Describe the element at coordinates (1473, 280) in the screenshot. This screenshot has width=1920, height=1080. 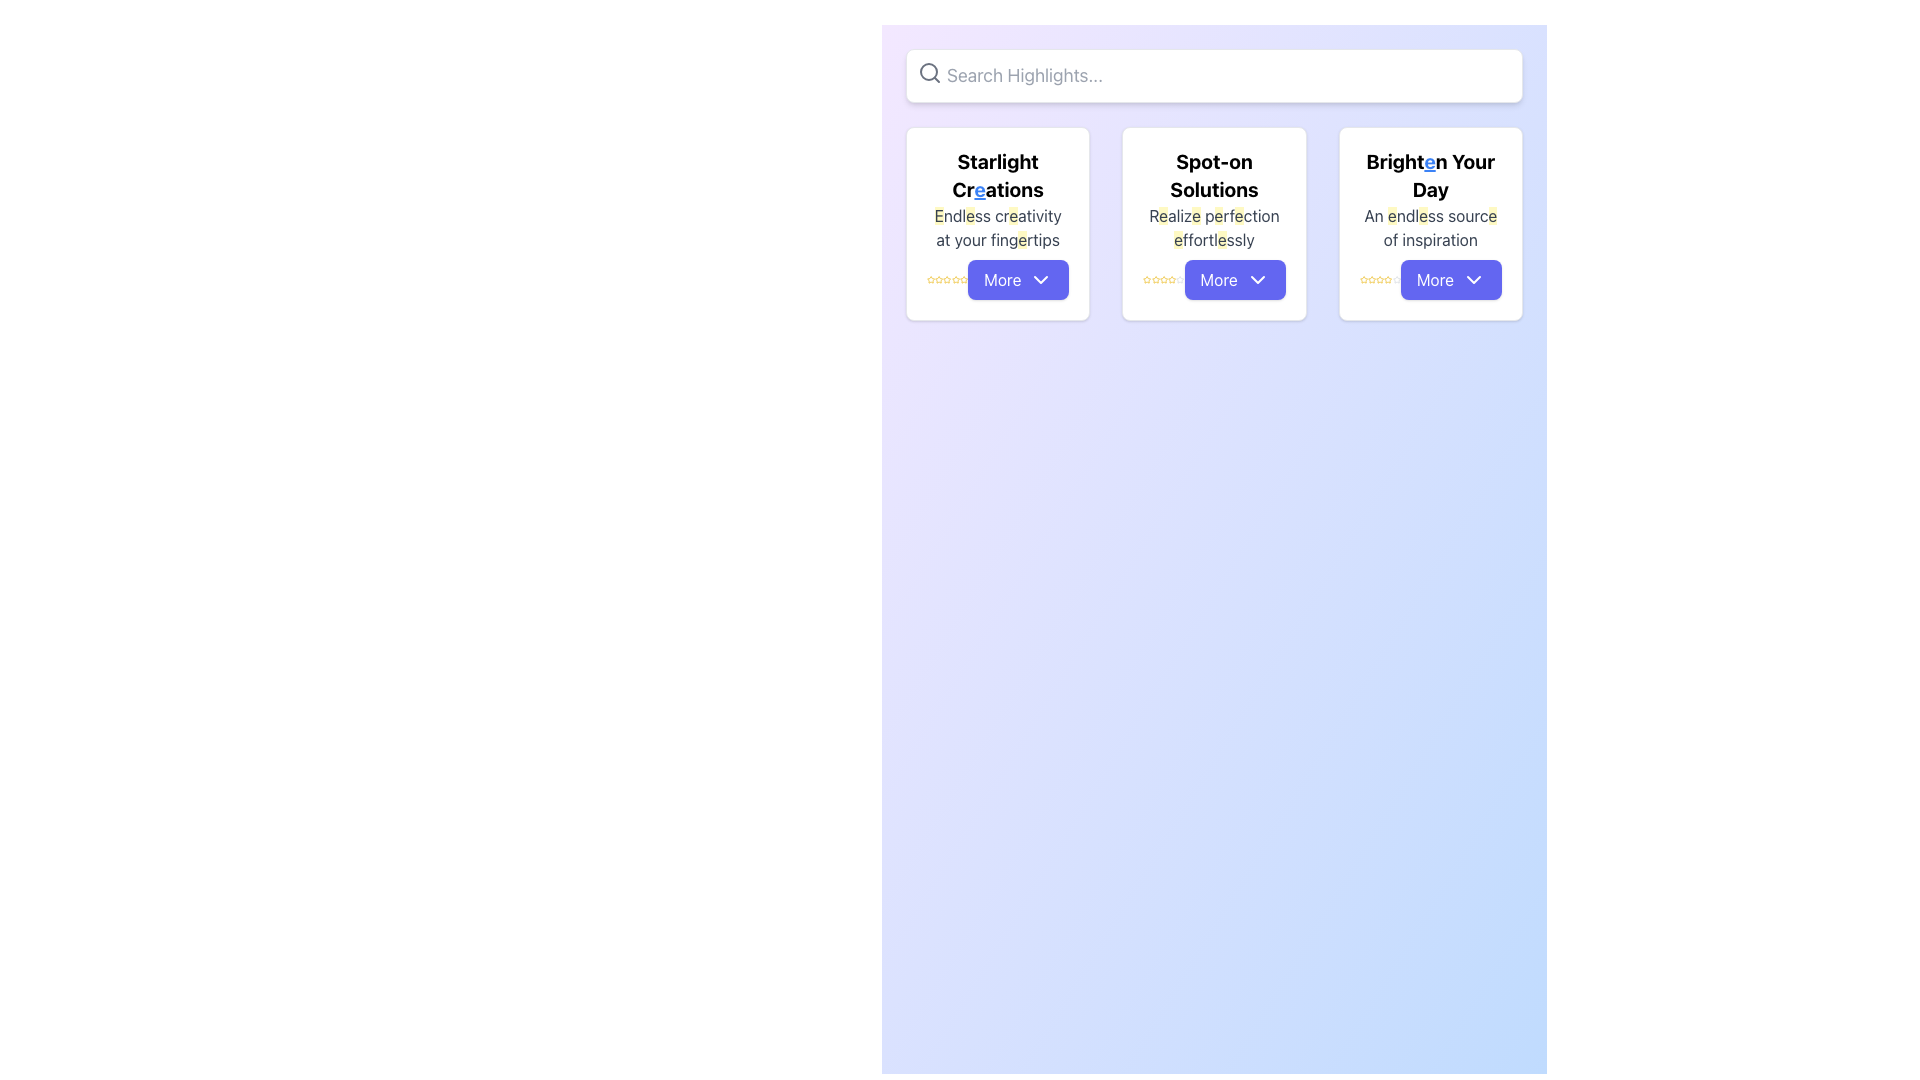
I see `the downward-facing chevron icon within the blue 'More' button located in the bottom section of the 'Brighten Your Day' card` at that location.